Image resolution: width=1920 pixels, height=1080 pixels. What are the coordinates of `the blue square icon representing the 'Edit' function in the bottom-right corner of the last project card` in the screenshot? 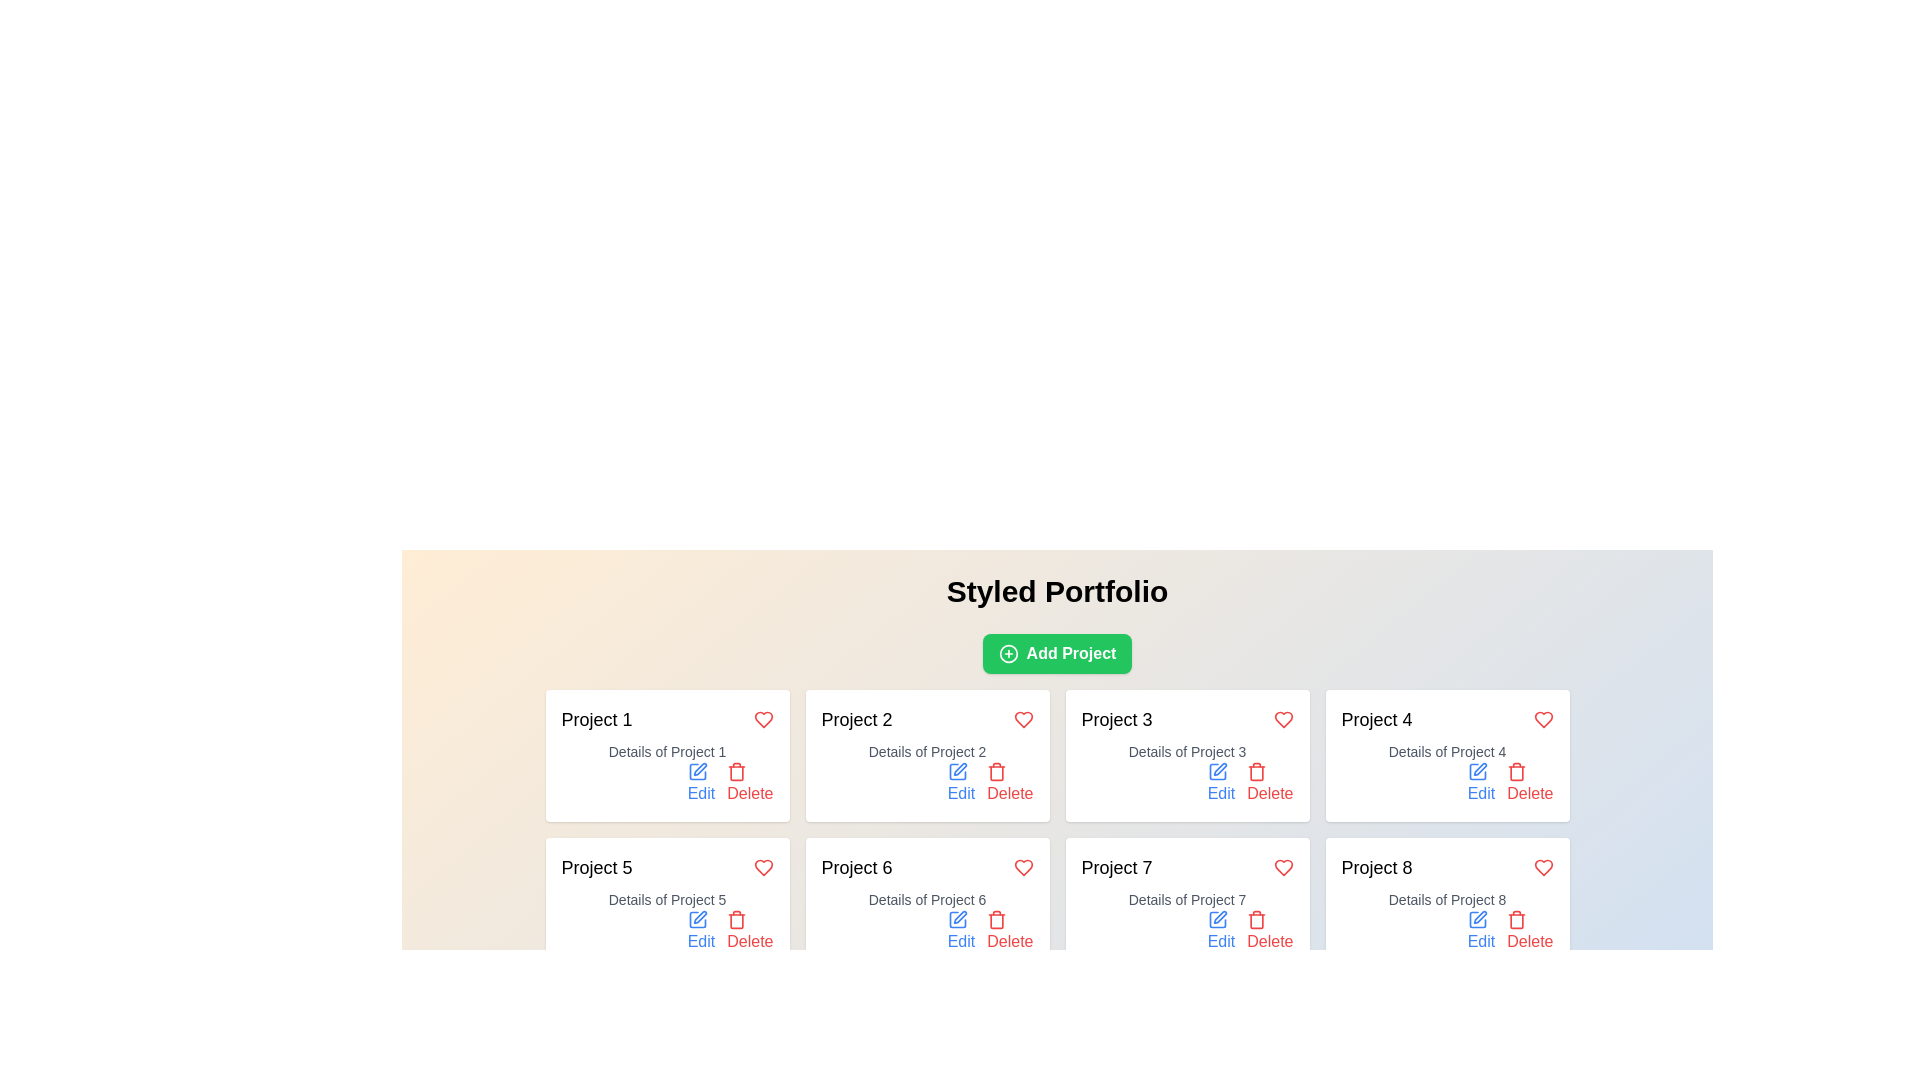 It's located at (1477, 920).